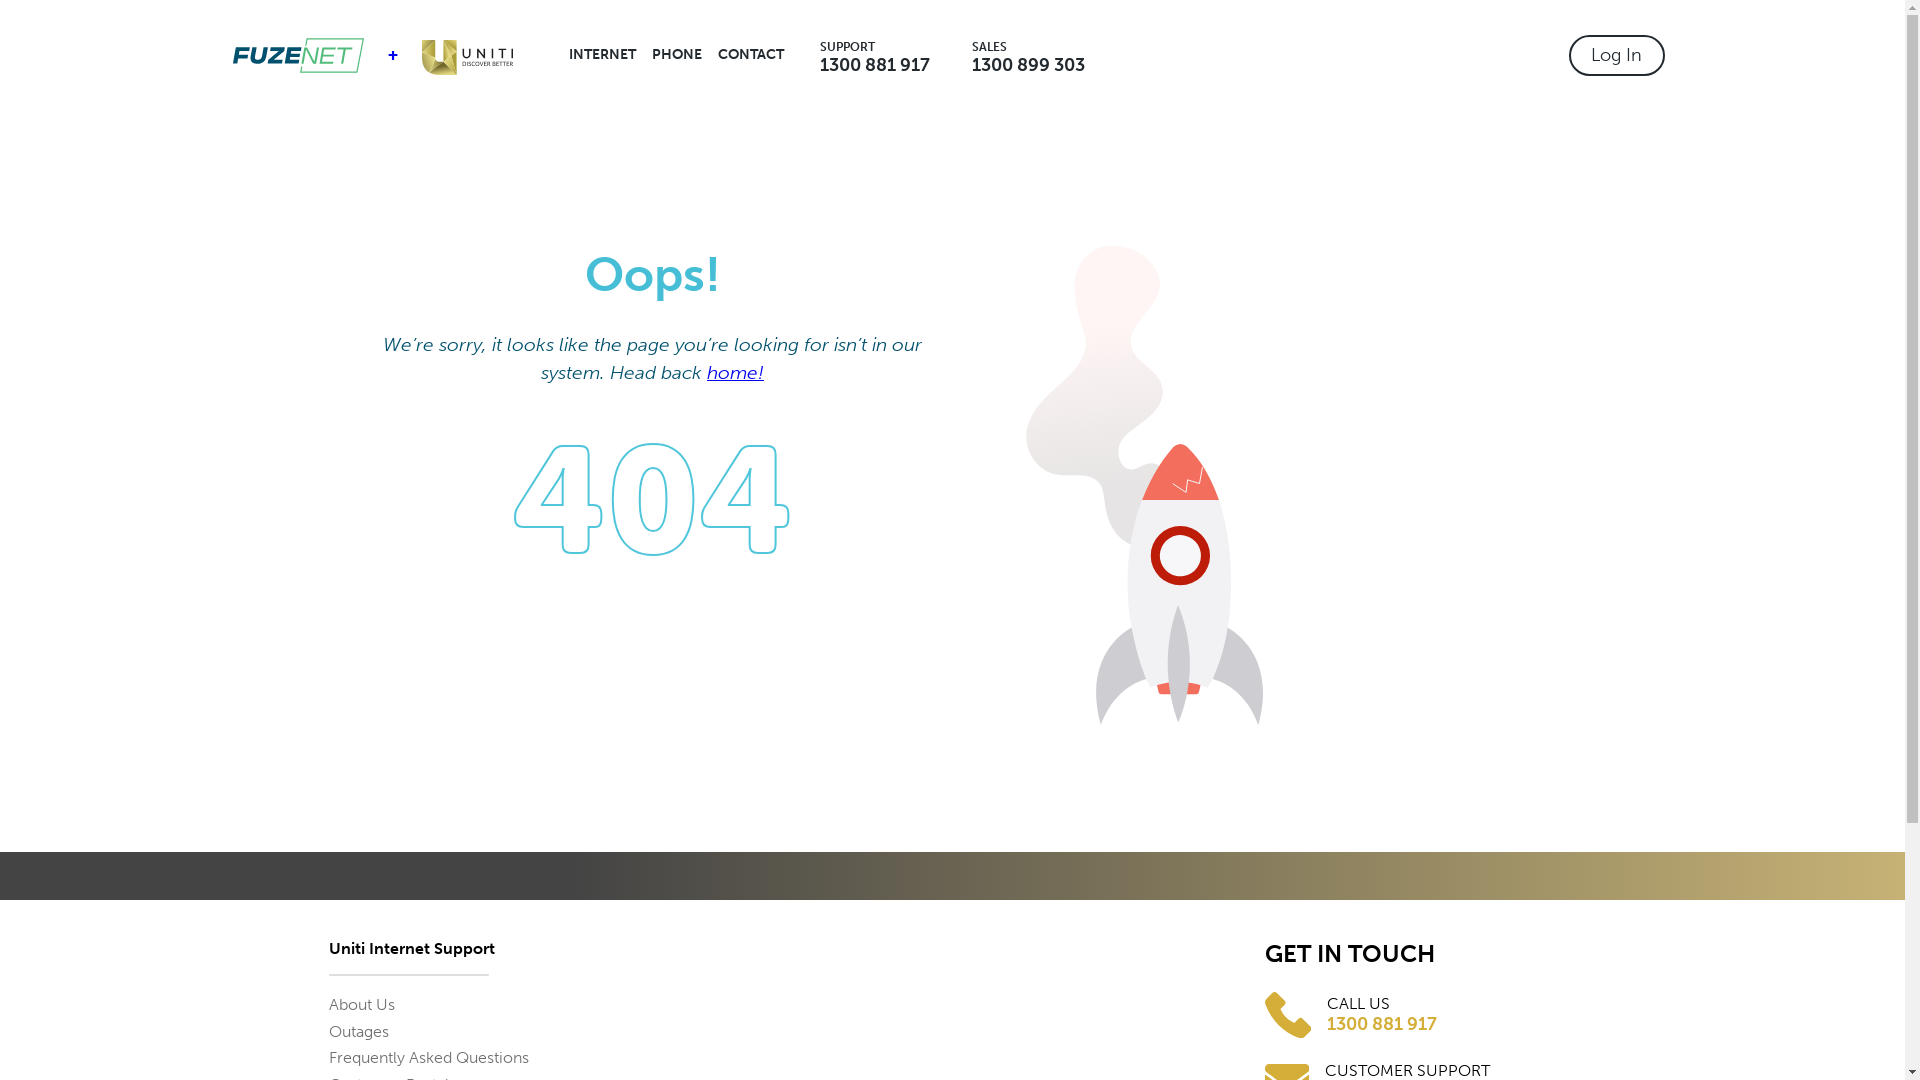 The image size is (1920, 1080). What do you see at coordinates (358, 1031) in the screenshot?
I see `'Outages'` at bounding box center [358, 1031].